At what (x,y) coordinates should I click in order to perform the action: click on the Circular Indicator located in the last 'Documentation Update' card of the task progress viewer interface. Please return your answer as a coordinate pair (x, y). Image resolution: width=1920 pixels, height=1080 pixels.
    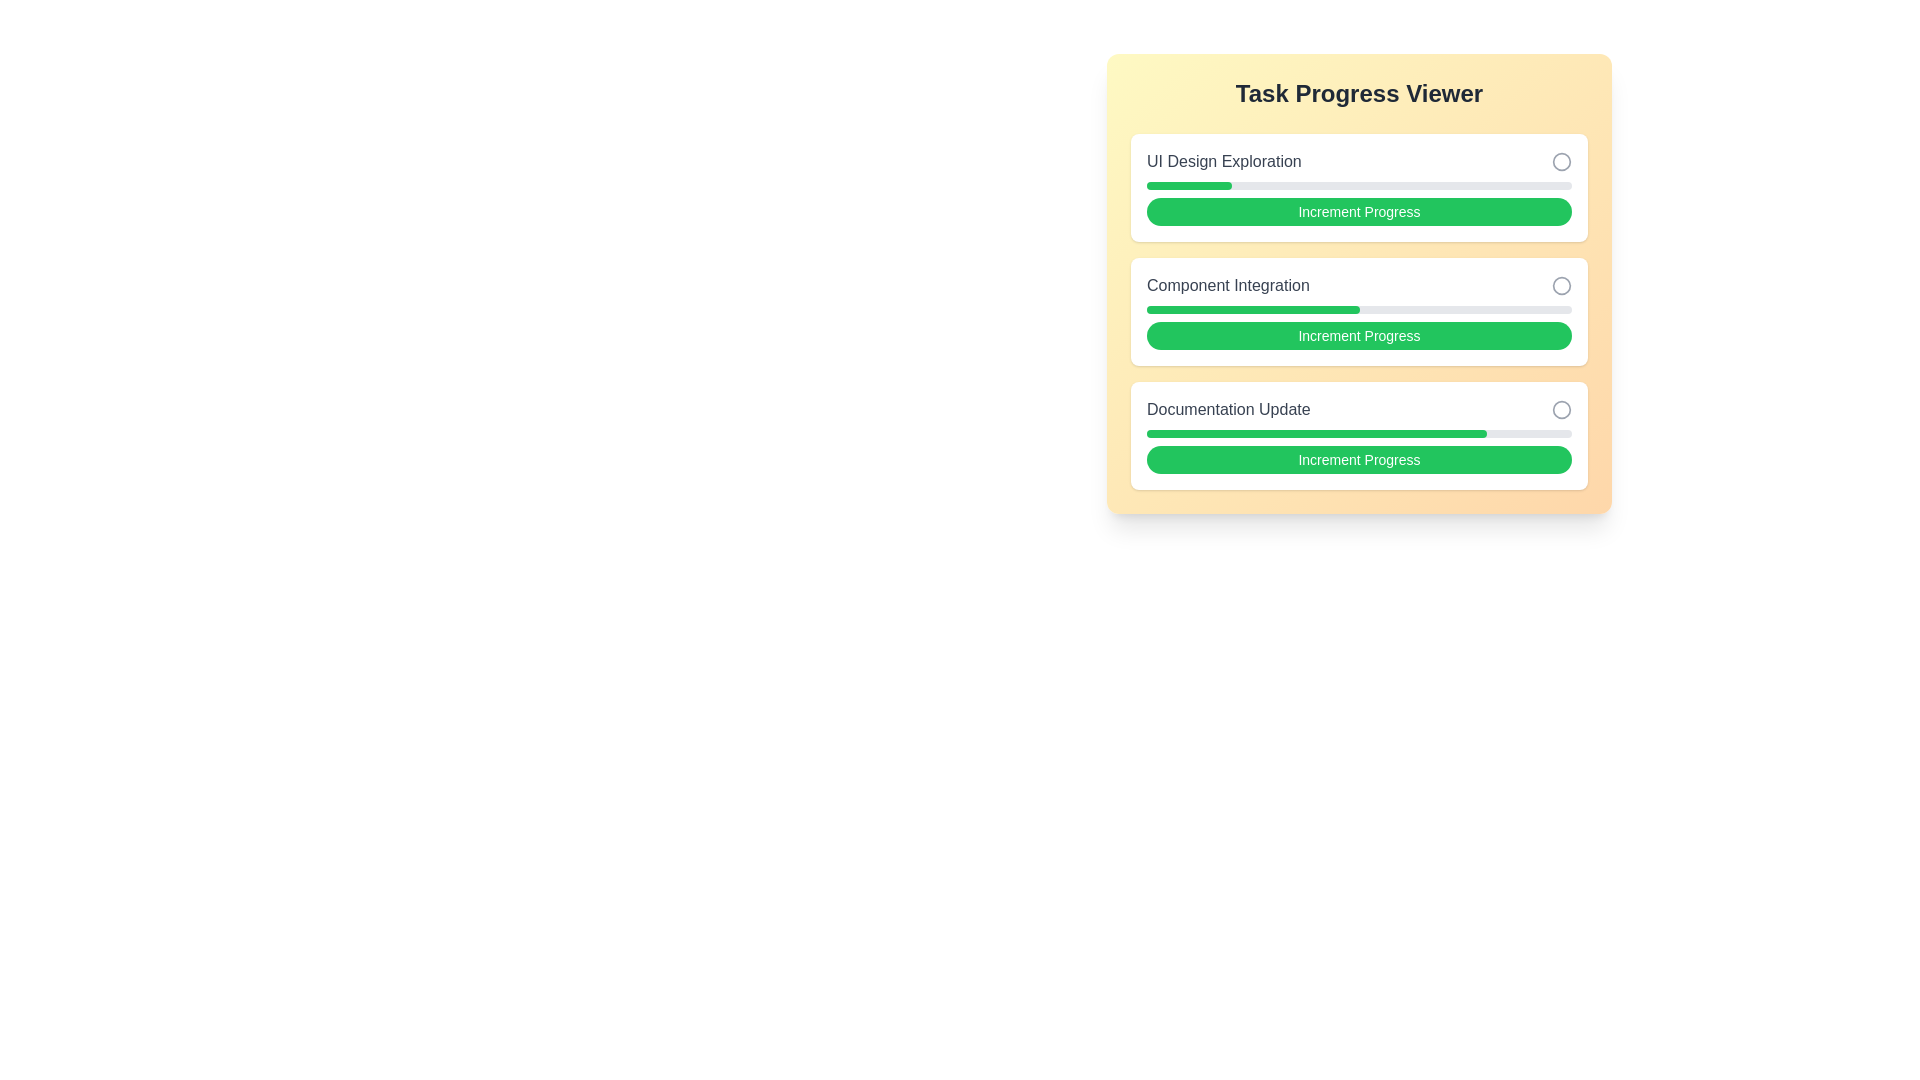
    Looking at the image, I should click on (1560, 408).